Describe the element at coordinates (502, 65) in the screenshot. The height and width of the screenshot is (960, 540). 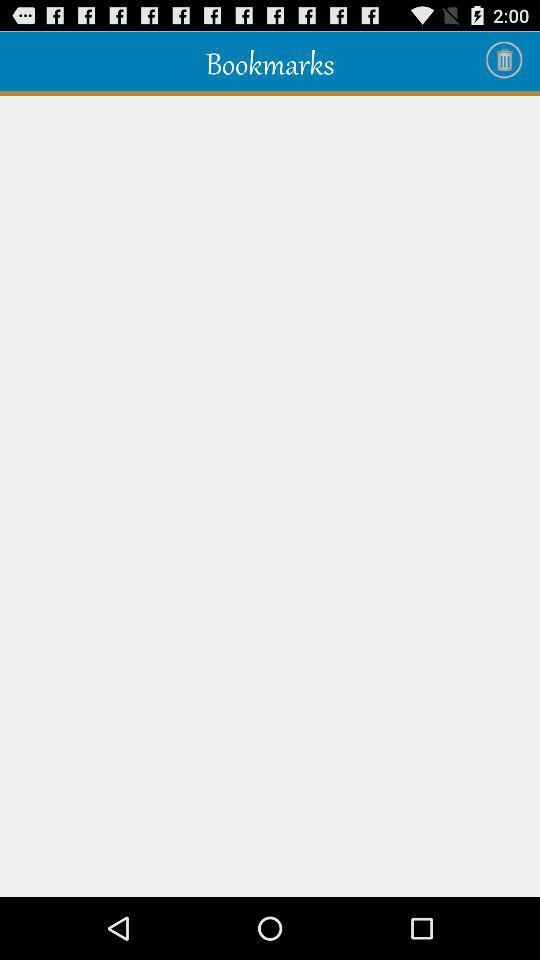
I see `the delete icon` at that location.